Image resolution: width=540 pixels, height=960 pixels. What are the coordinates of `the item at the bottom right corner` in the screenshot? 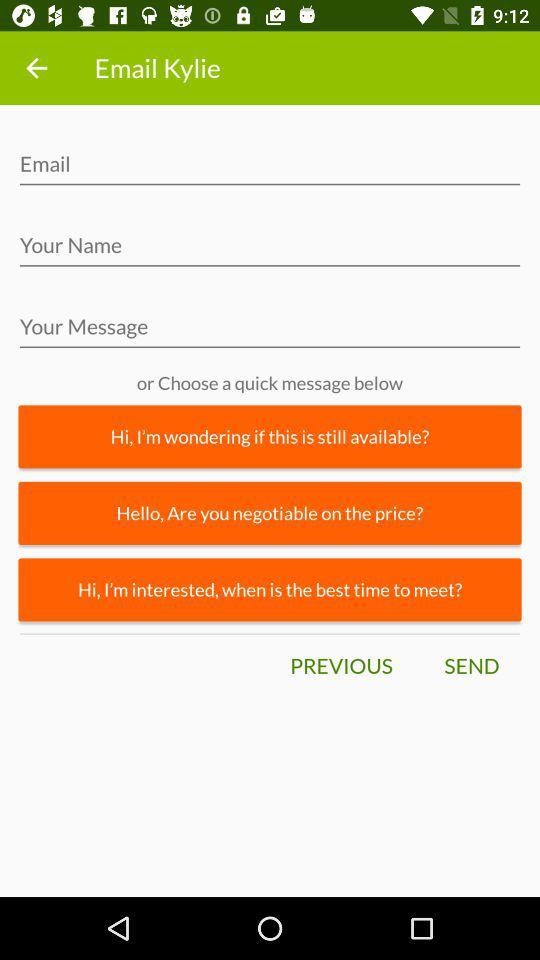 It's located at (471, 666).